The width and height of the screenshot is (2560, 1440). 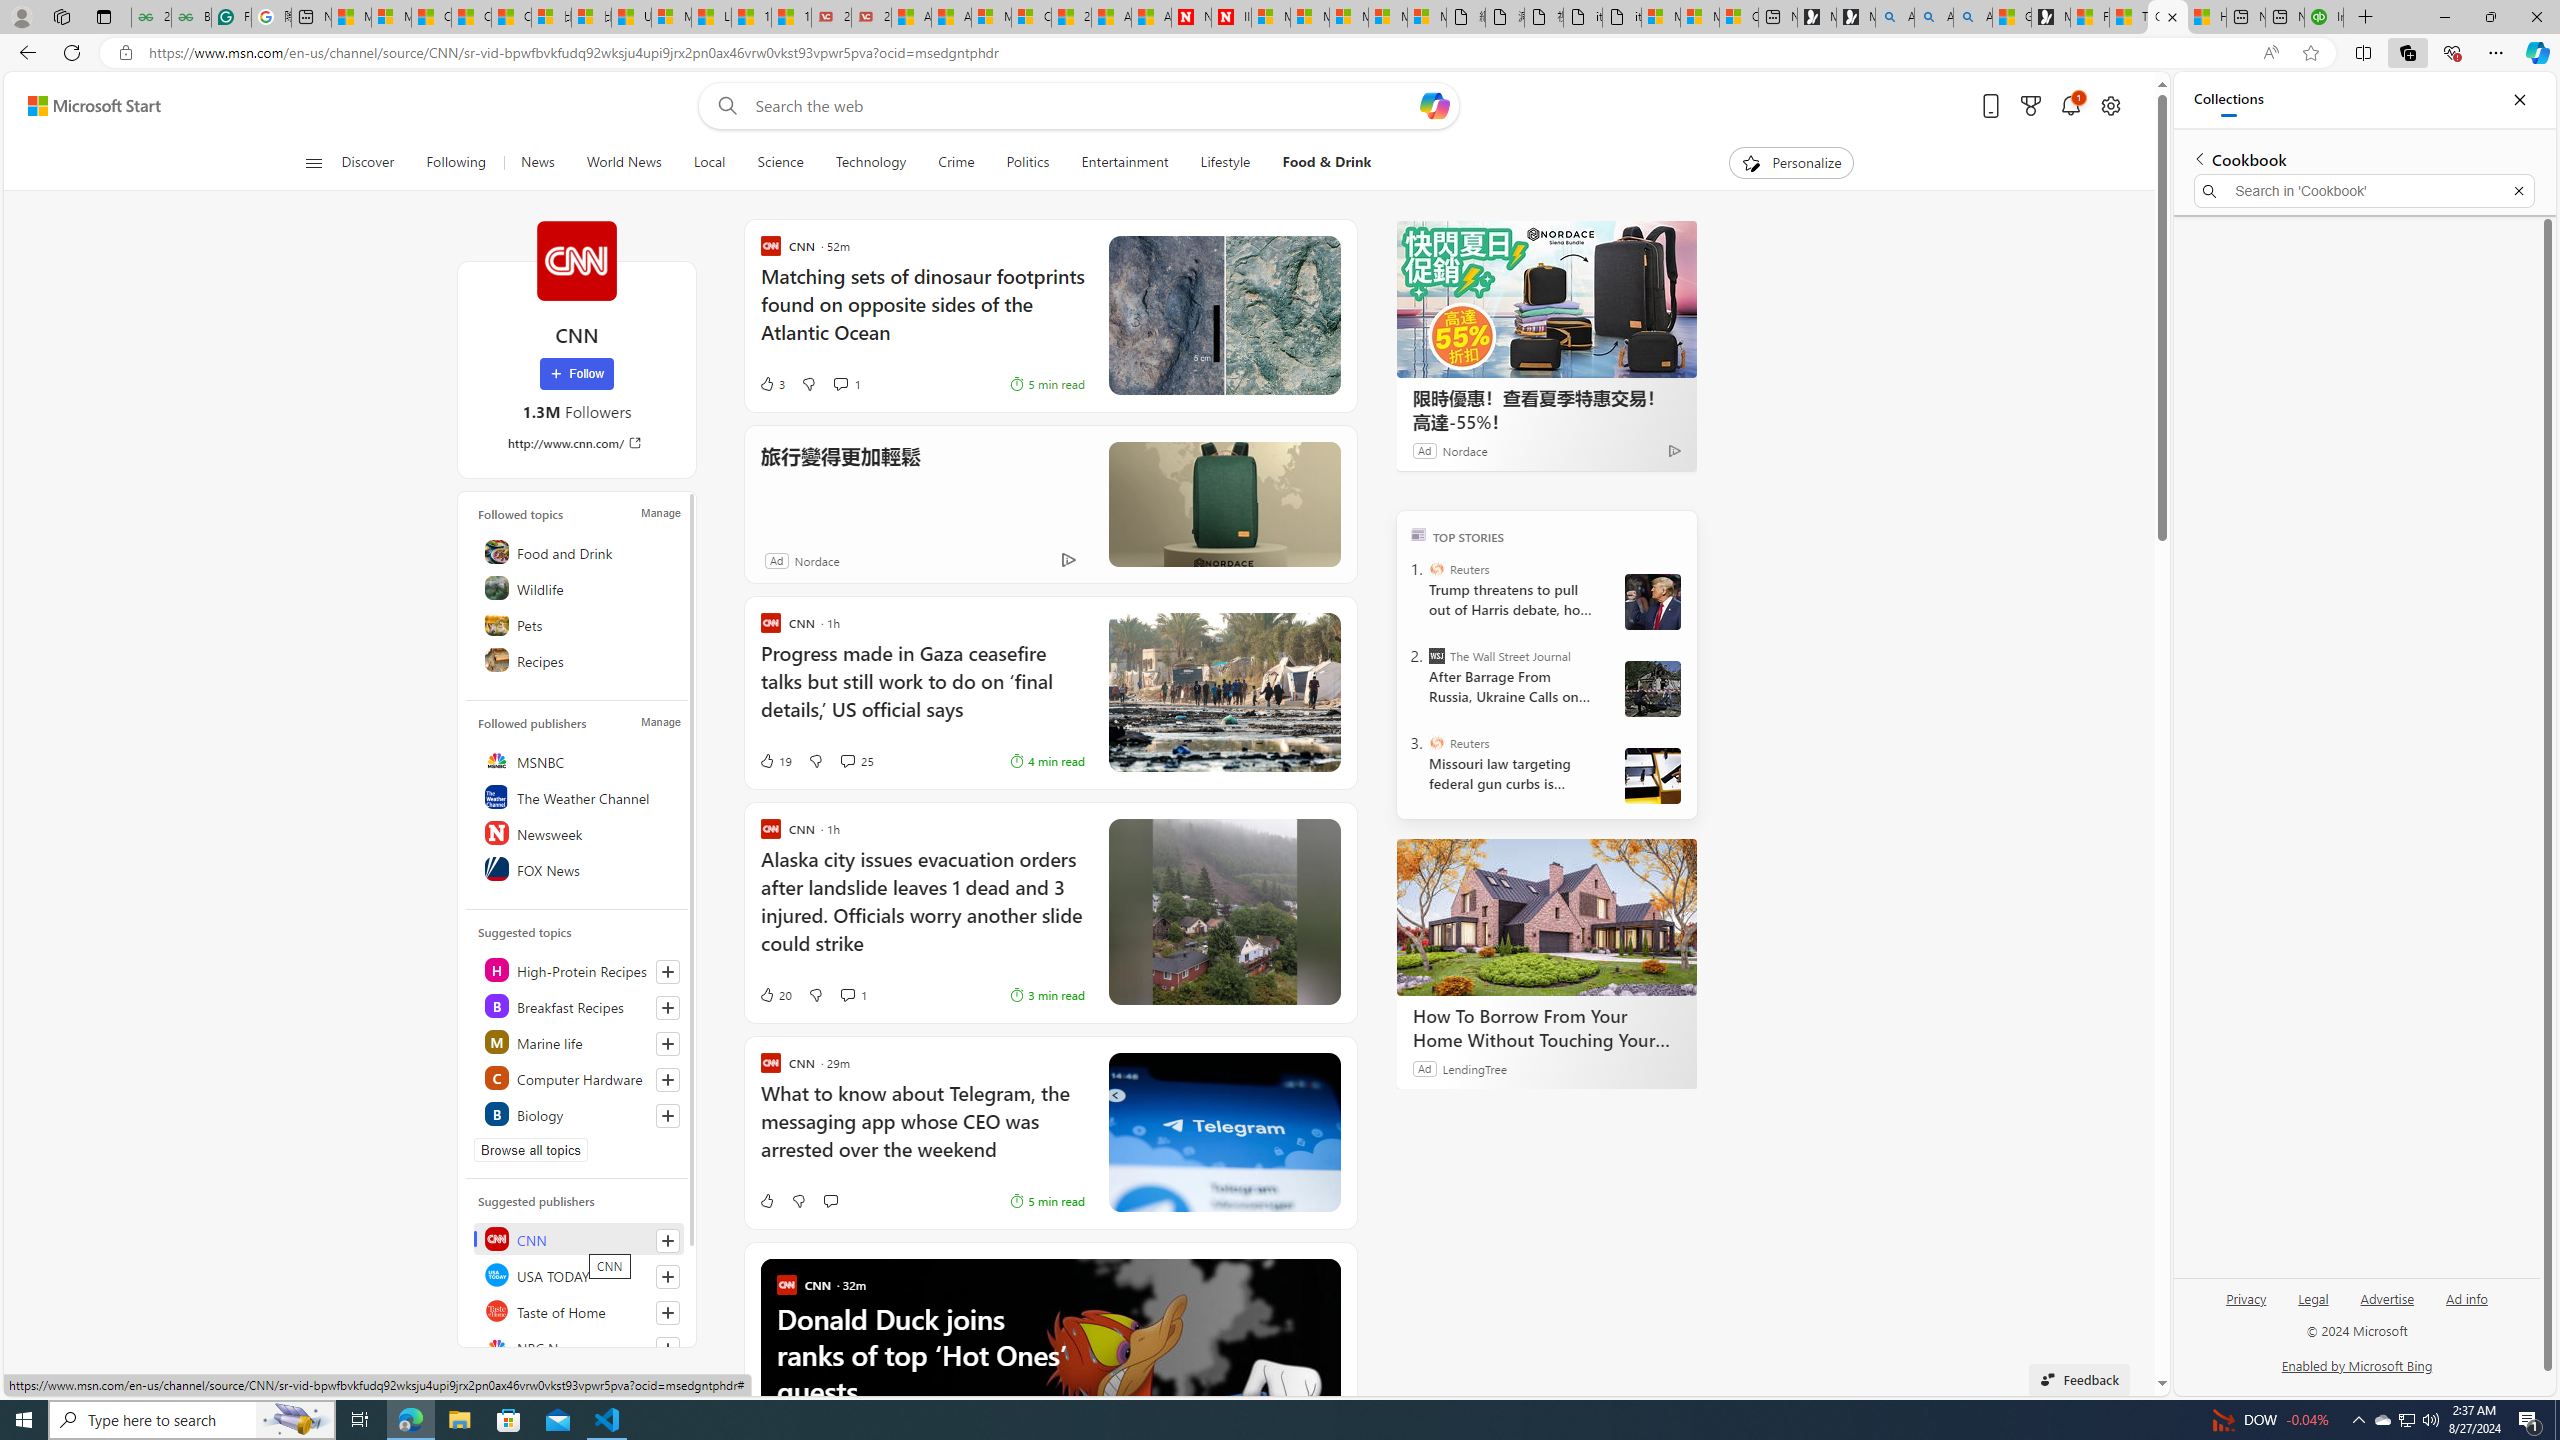 I want to click on 'itconcepthk.com/projector_solutions.mp4', so click(x=1622, y=16).